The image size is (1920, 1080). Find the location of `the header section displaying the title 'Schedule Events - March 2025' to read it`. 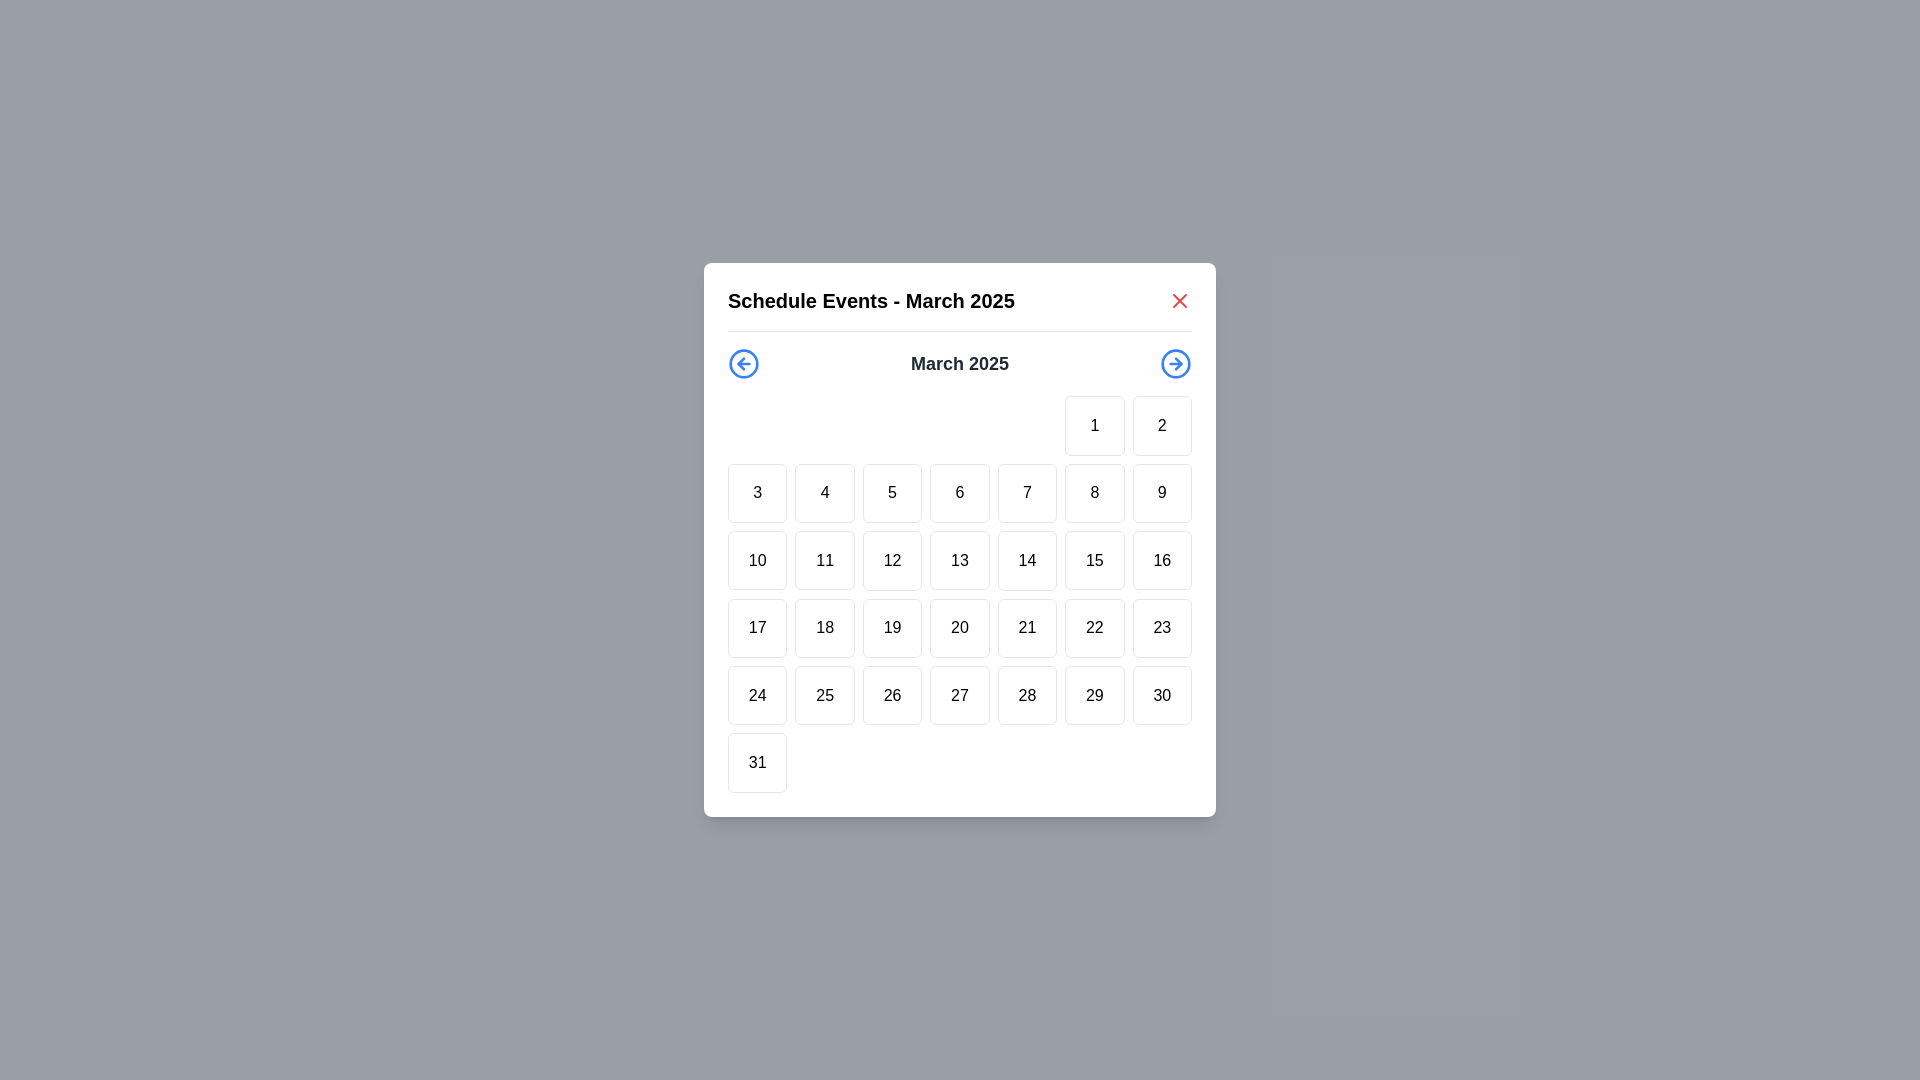

the header section displaying the title 'Schedule Events - March 2025' to read it is located at coordinates (960, 308).